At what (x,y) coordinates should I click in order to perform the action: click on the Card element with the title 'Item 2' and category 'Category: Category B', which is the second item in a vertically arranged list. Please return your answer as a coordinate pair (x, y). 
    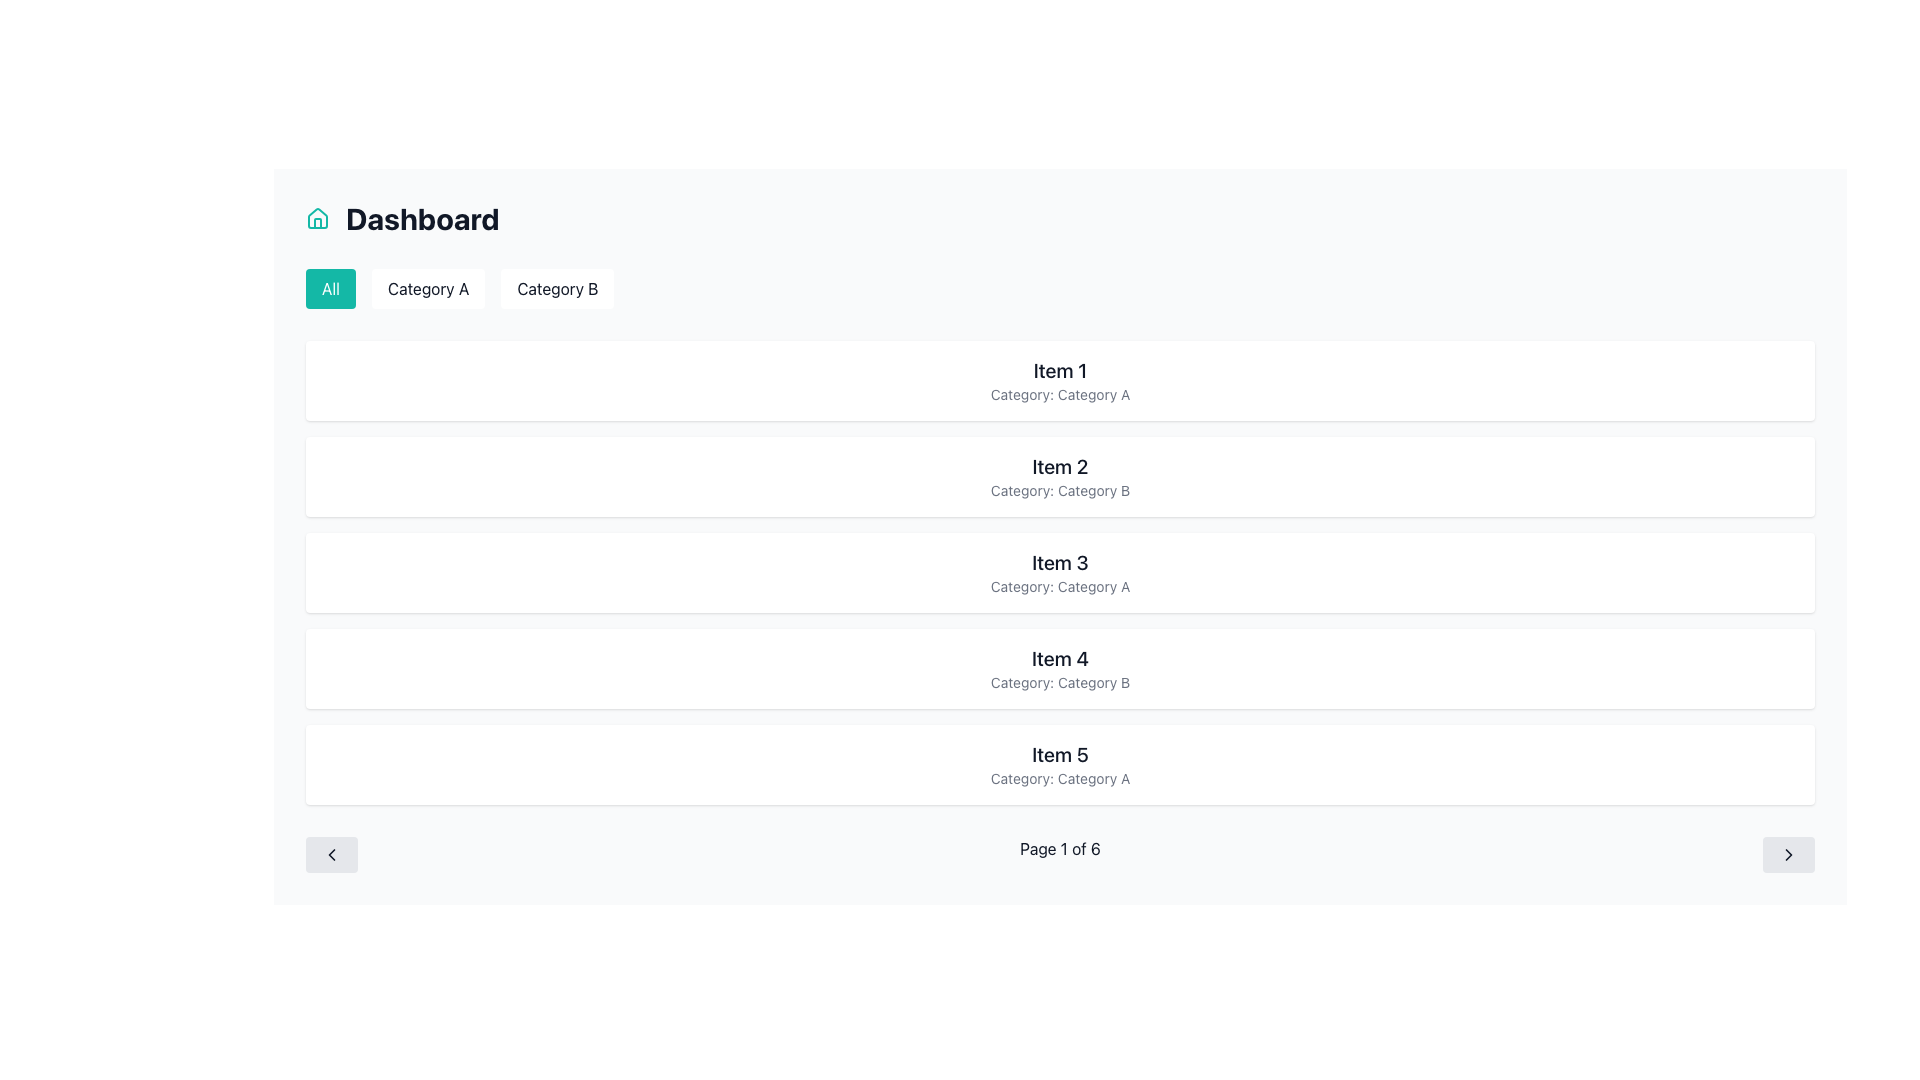
    Looking at the image, I should click on (1059, 477).